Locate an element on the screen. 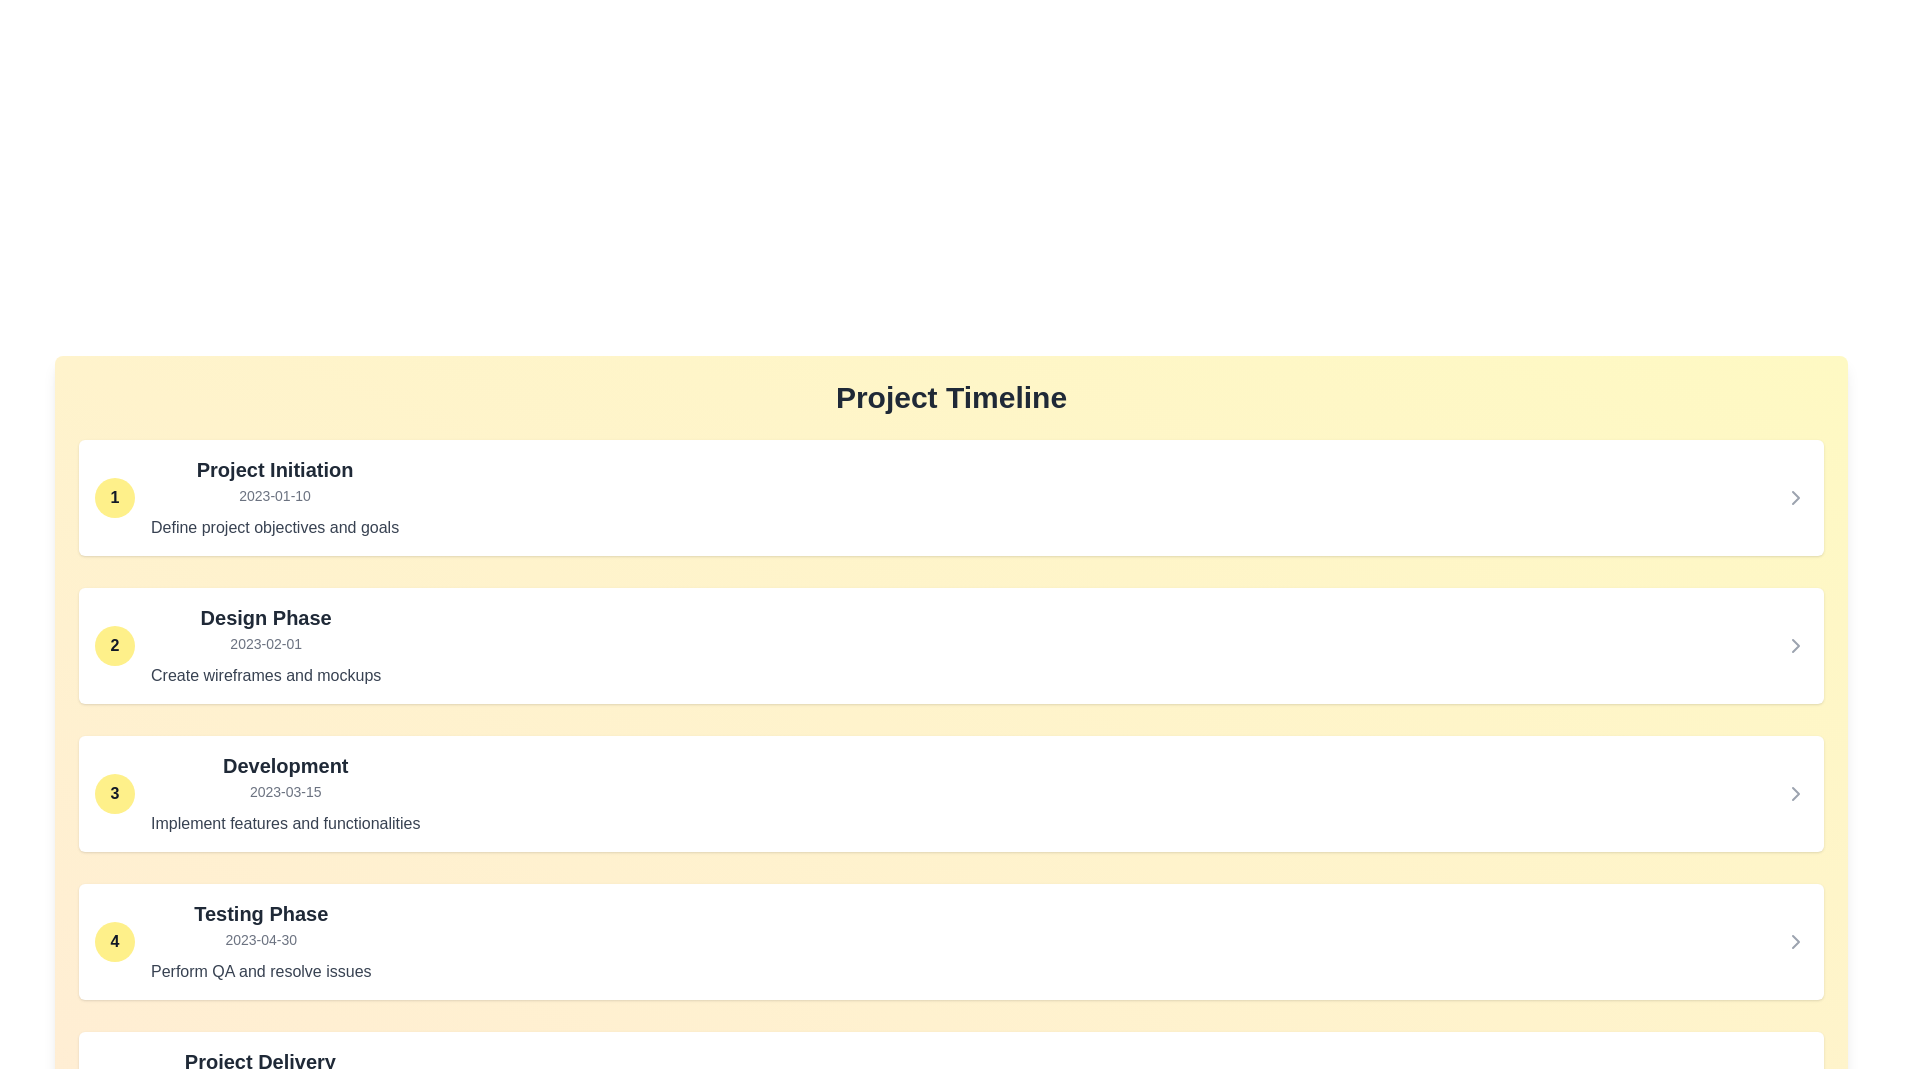 This screenshot has height=1080, width=1920. the small right-pointing chevron icon styled as an outline, located at the rightmost side of the 'Design Phase' item in the 'Project Timeline' list is located at coordinates (1795, 645).